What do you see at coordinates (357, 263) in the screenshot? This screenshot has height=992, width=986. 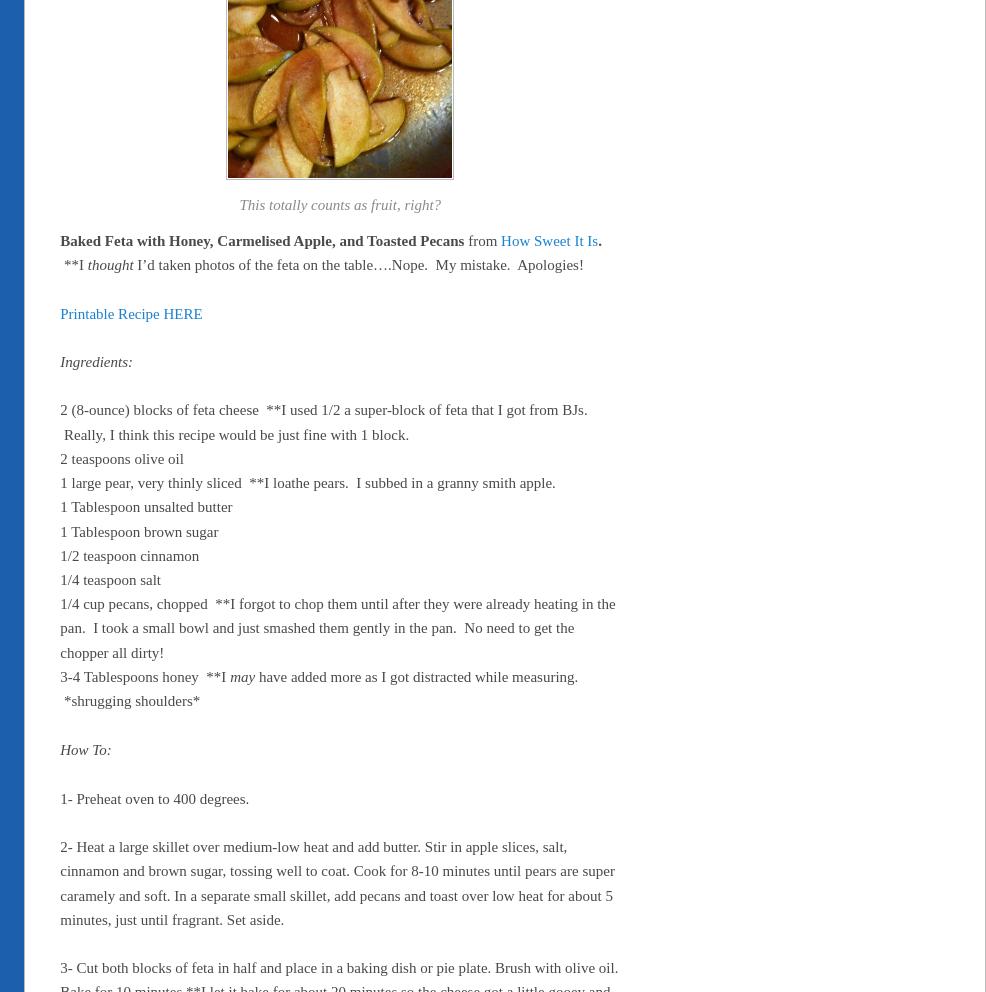 I see `'I’d taken photos of the feta on the table….Nope.  My mistake.  Apologies!'` at bounding box center [357, 263].